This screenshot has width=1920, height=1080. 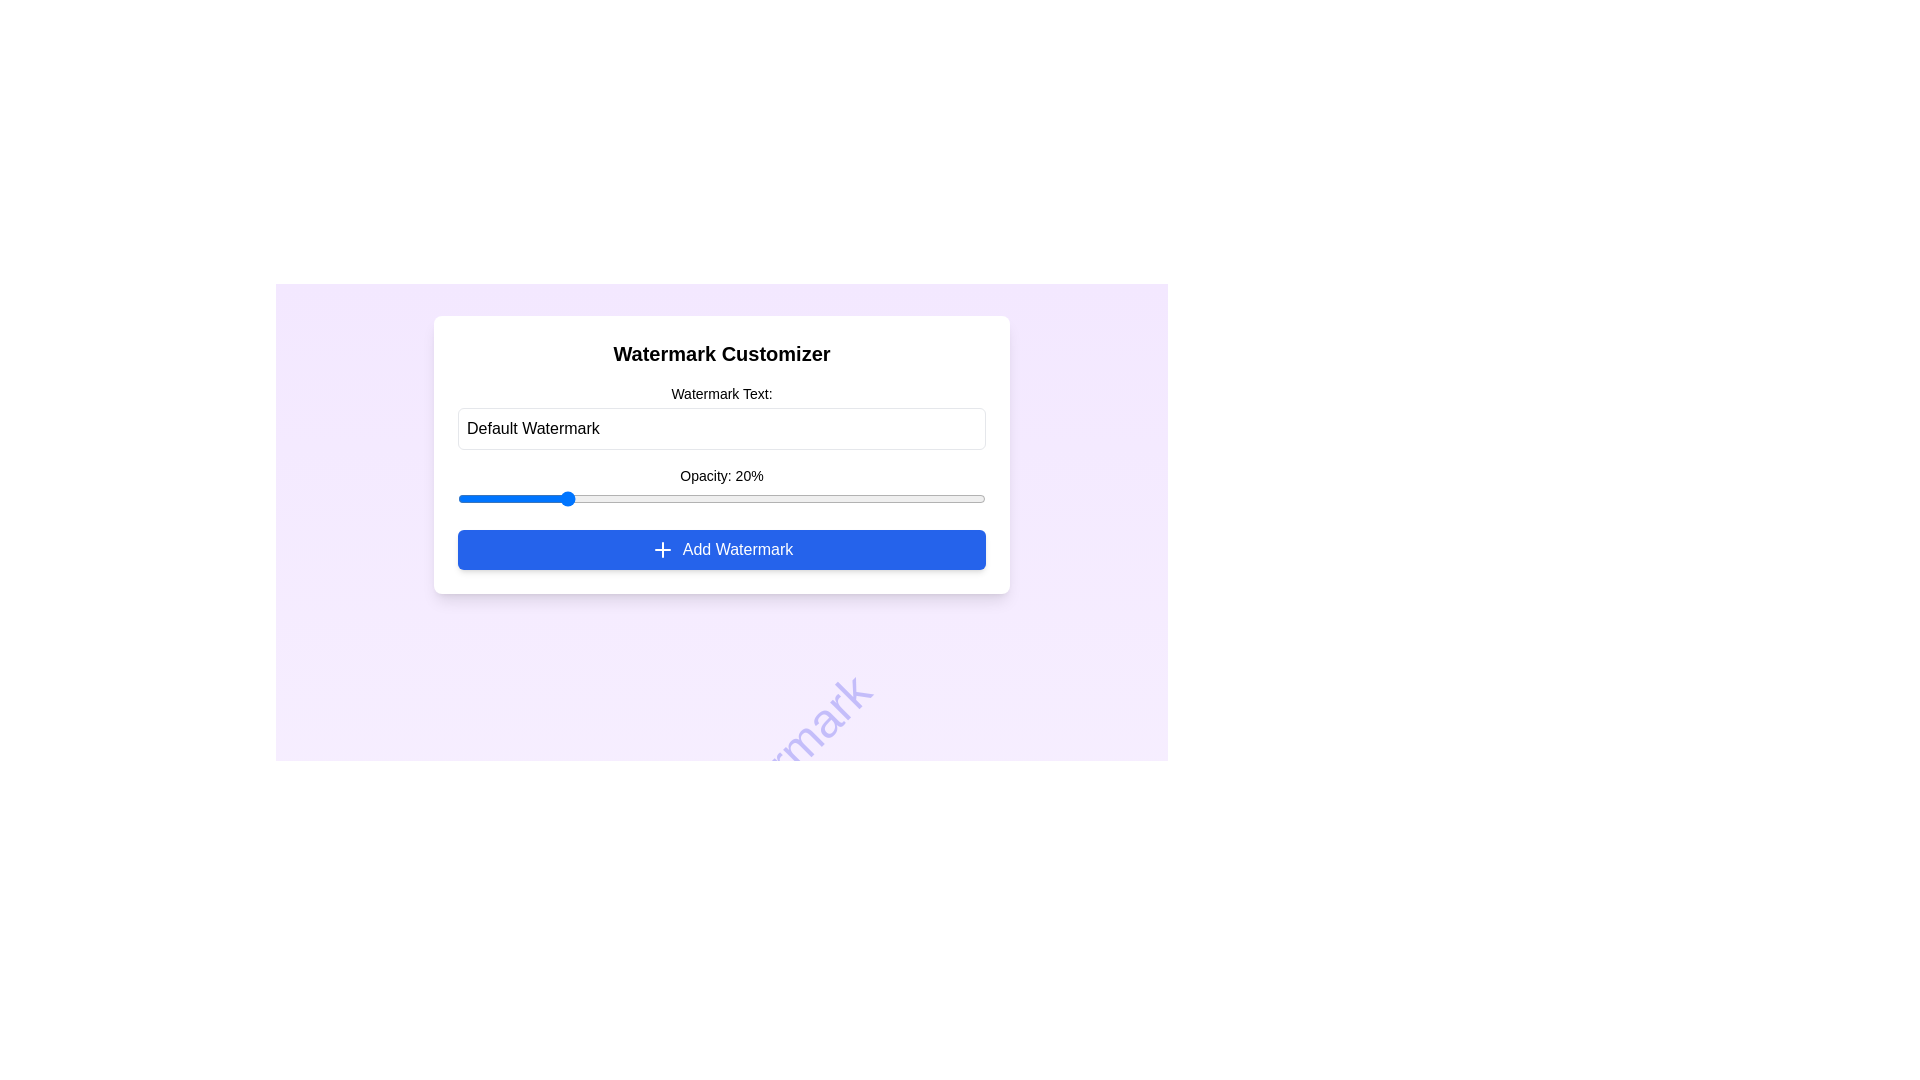 What do you see at coordinates (456, 497) in the screenshot?
I see `the slider` at bounding box center [456, 497].